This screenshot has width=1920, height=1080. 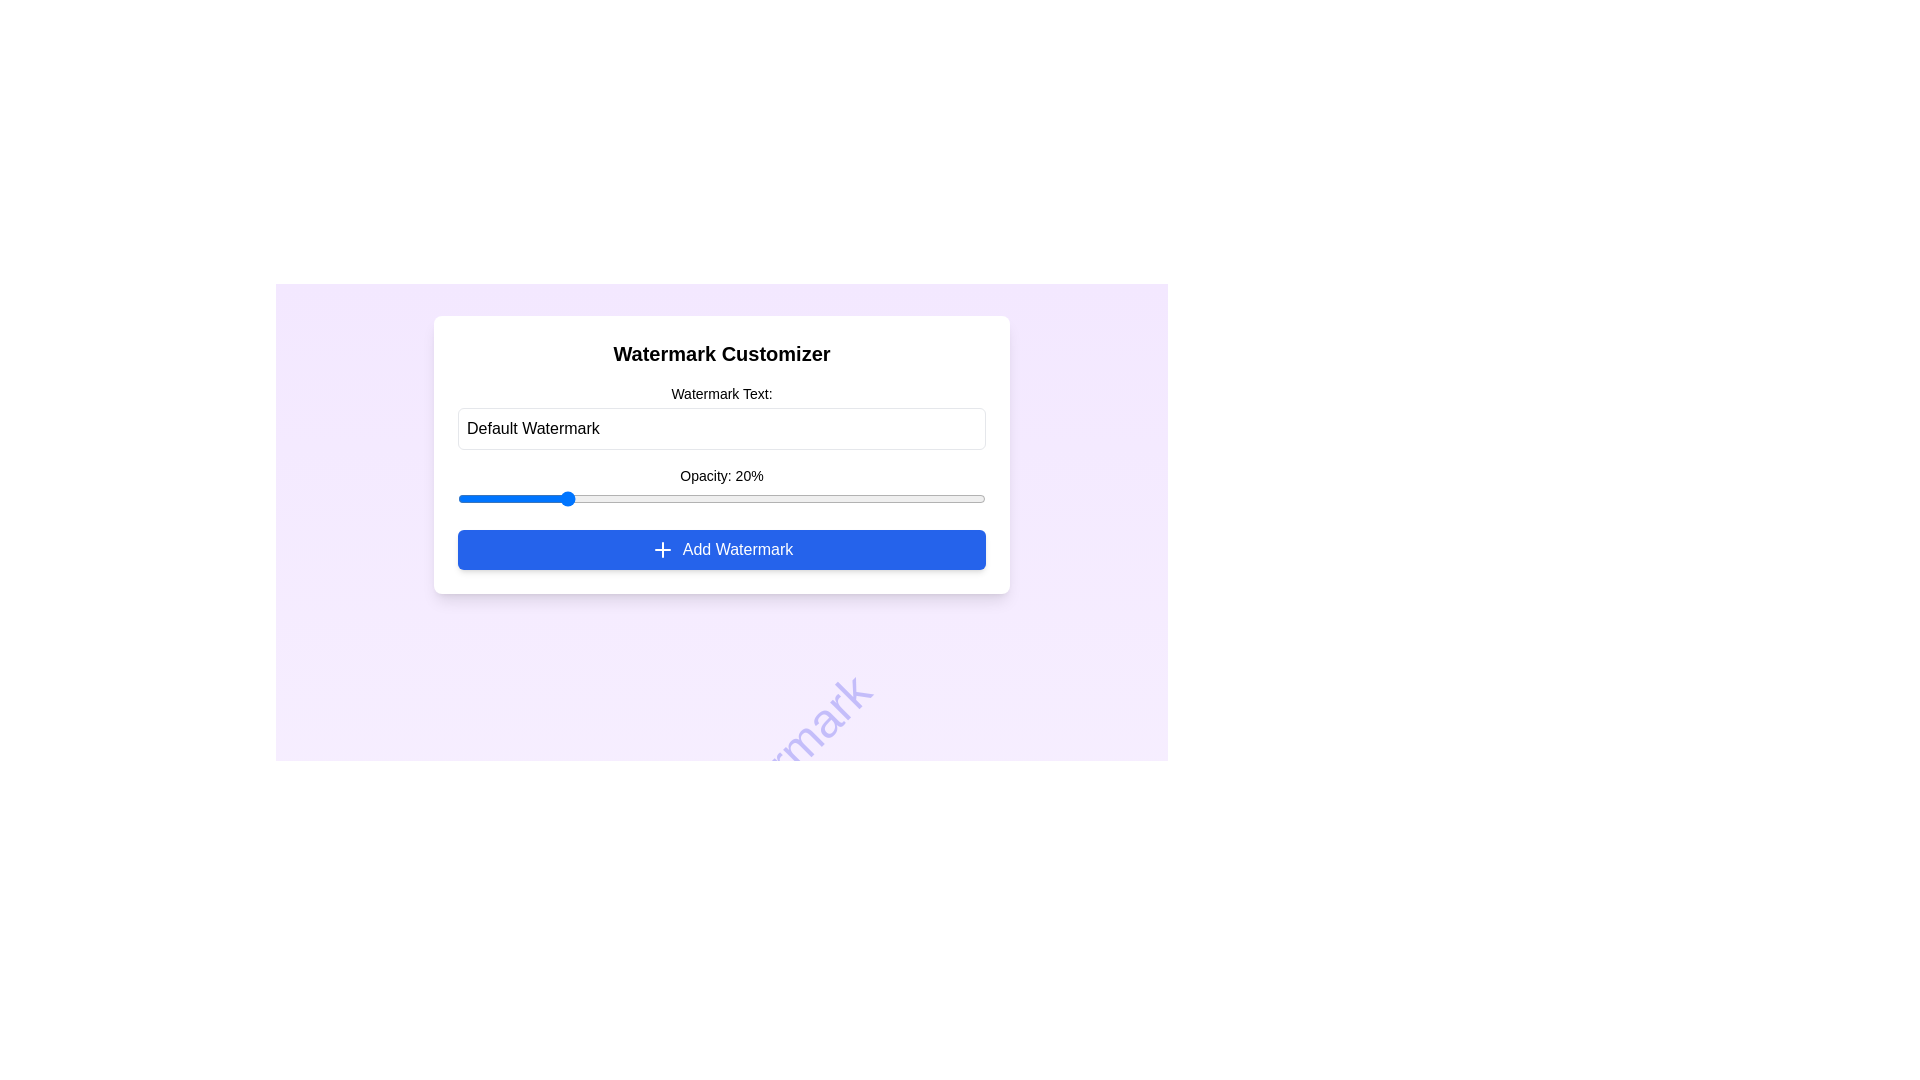 What do you see at coordinates (456, 497) in the screenshot?
I see `the slider` at bounding box center [456, 497].